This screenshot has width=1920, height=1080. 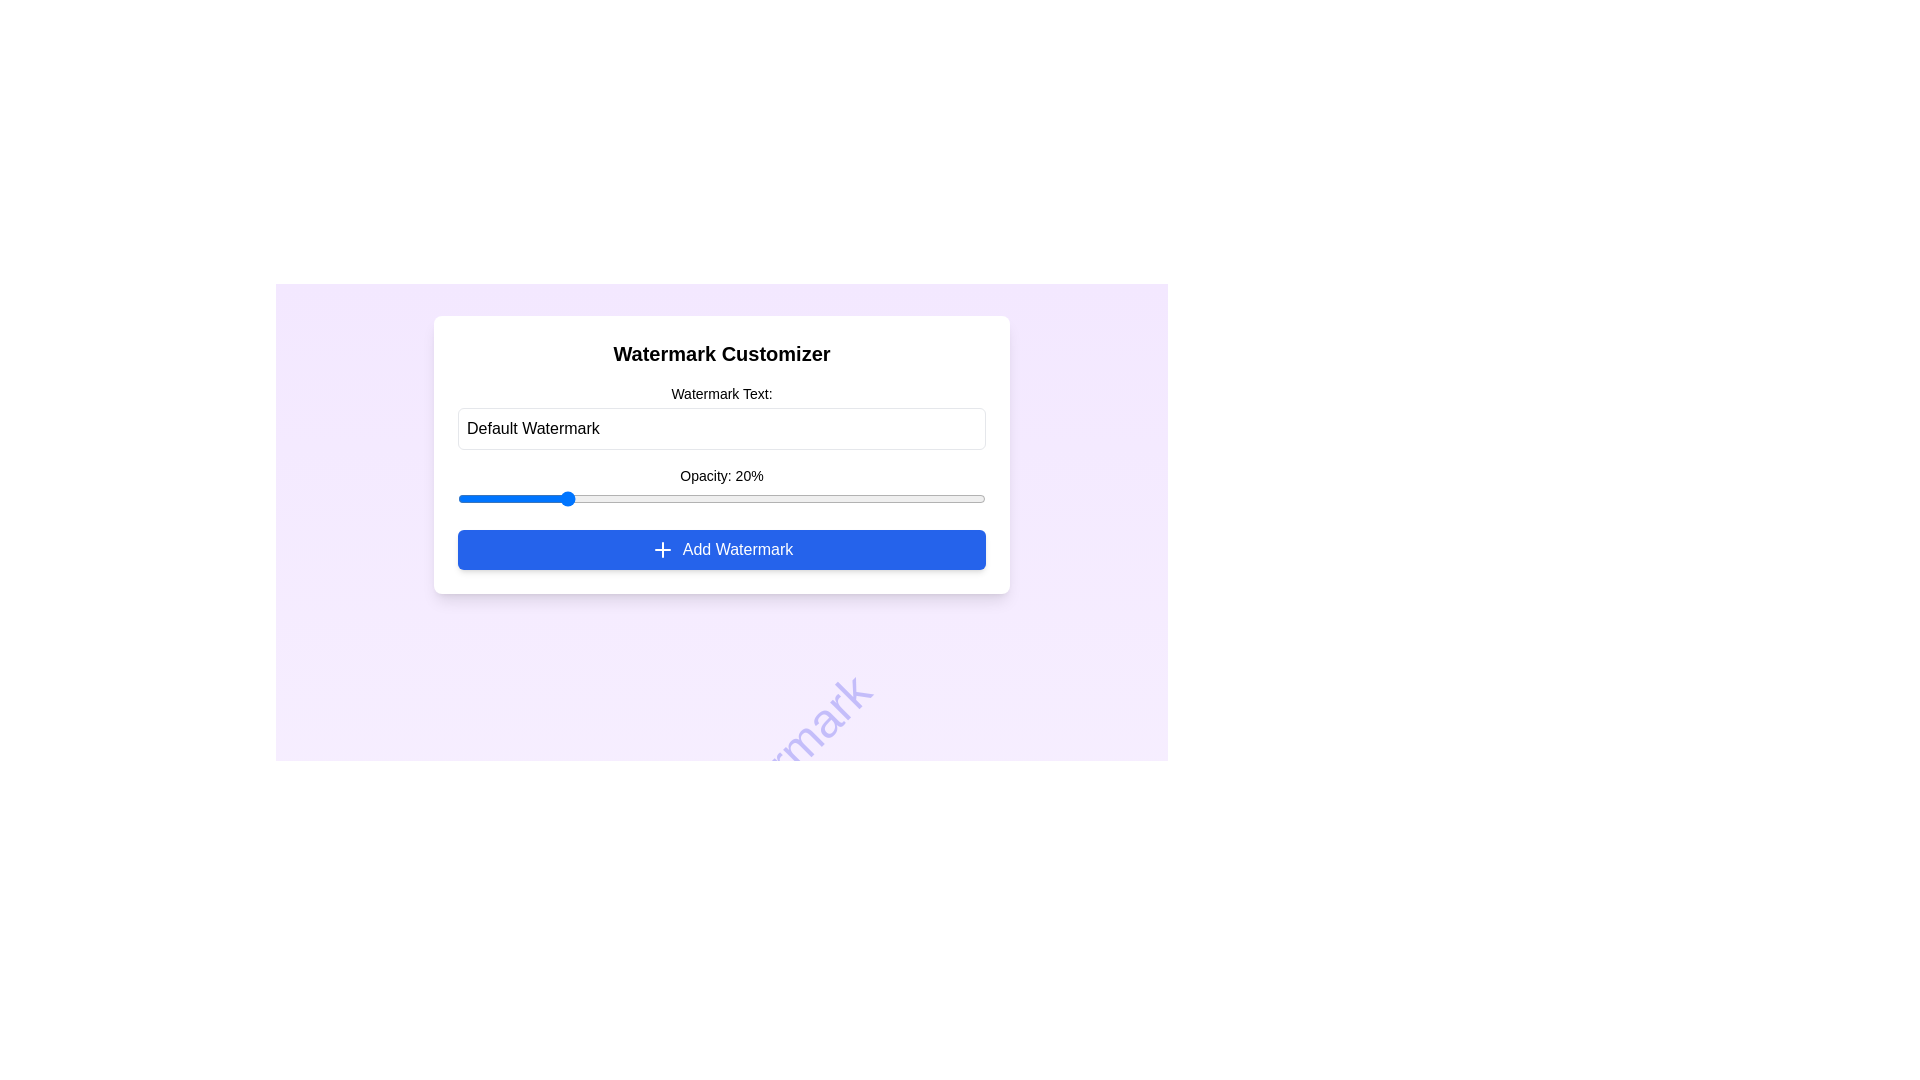 What do you see at coordinates (456, 497) in the screenshot?
I see `the slider` at bounding box center [456, 497].